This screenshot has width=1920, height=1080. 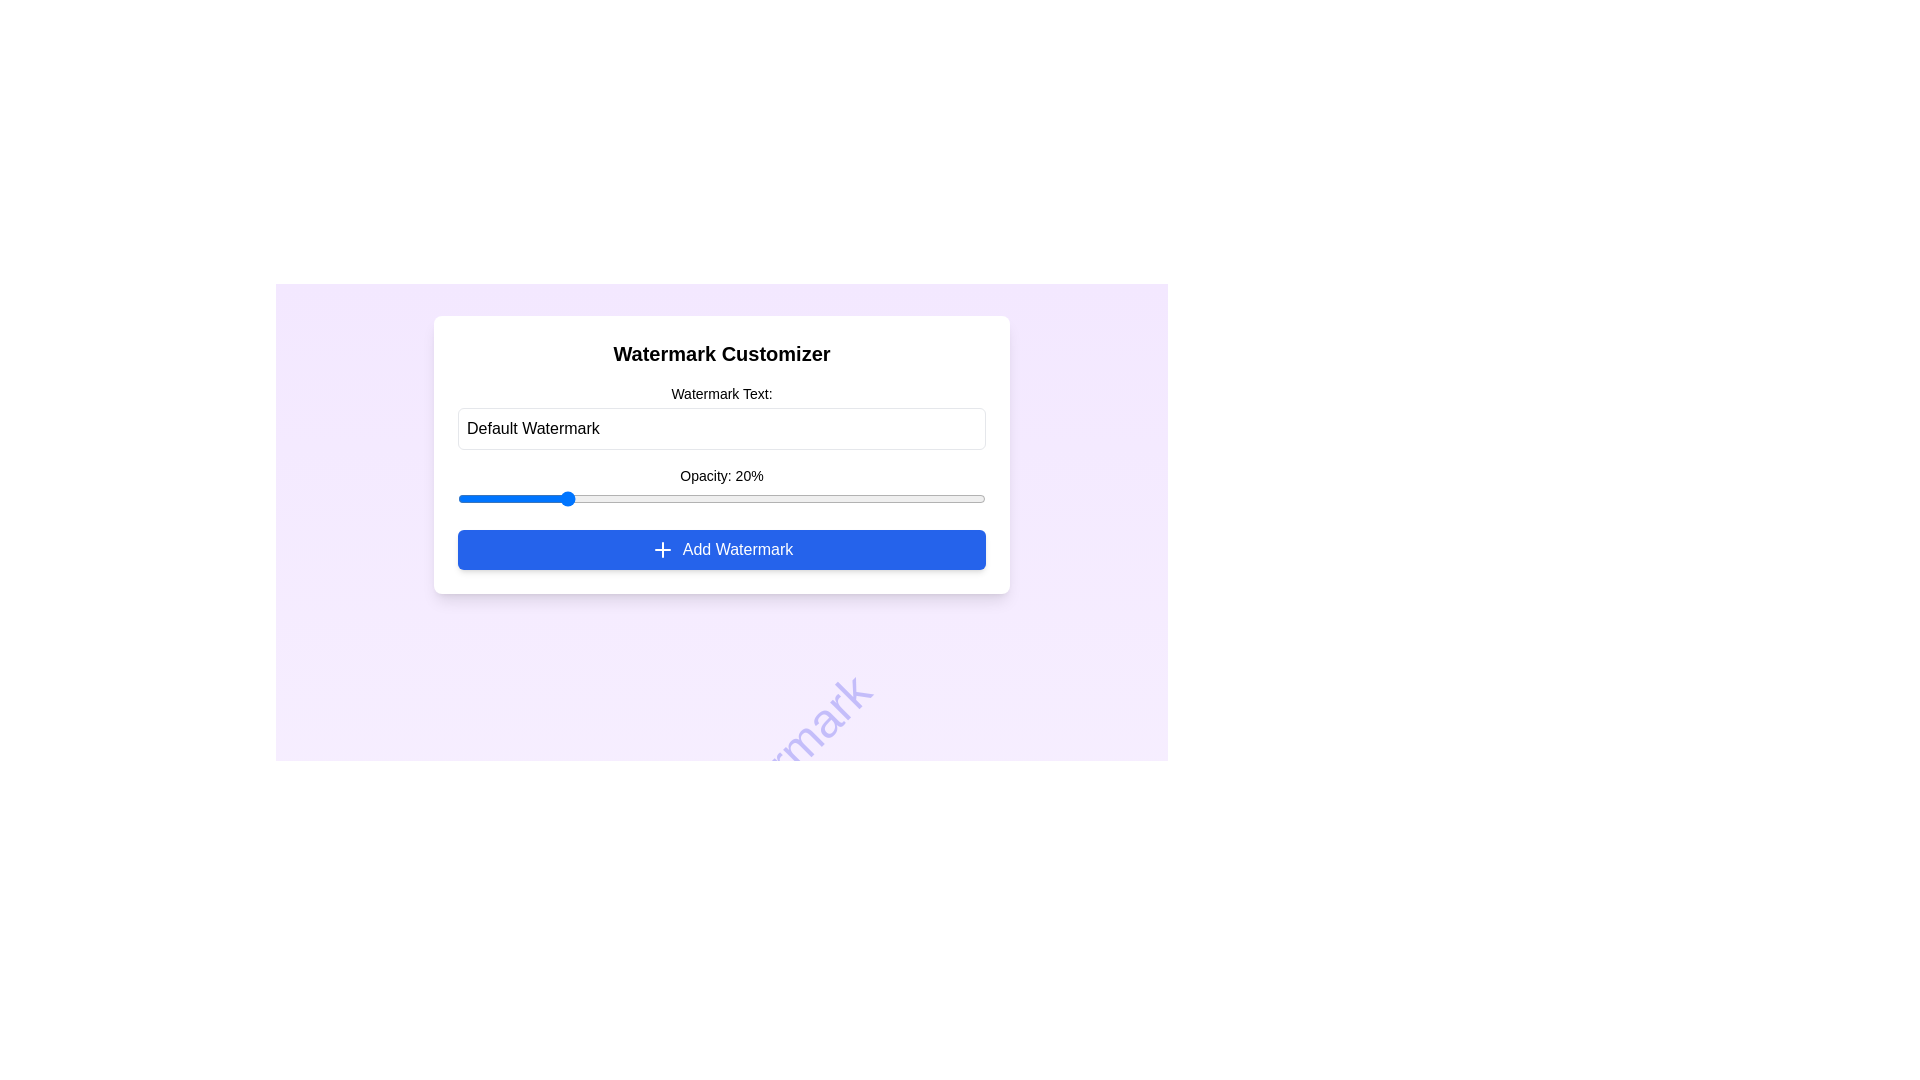 What do you see at coordinates (456, 497) in the screenshot?
I see `the slider` at bounding box center [456, 497].